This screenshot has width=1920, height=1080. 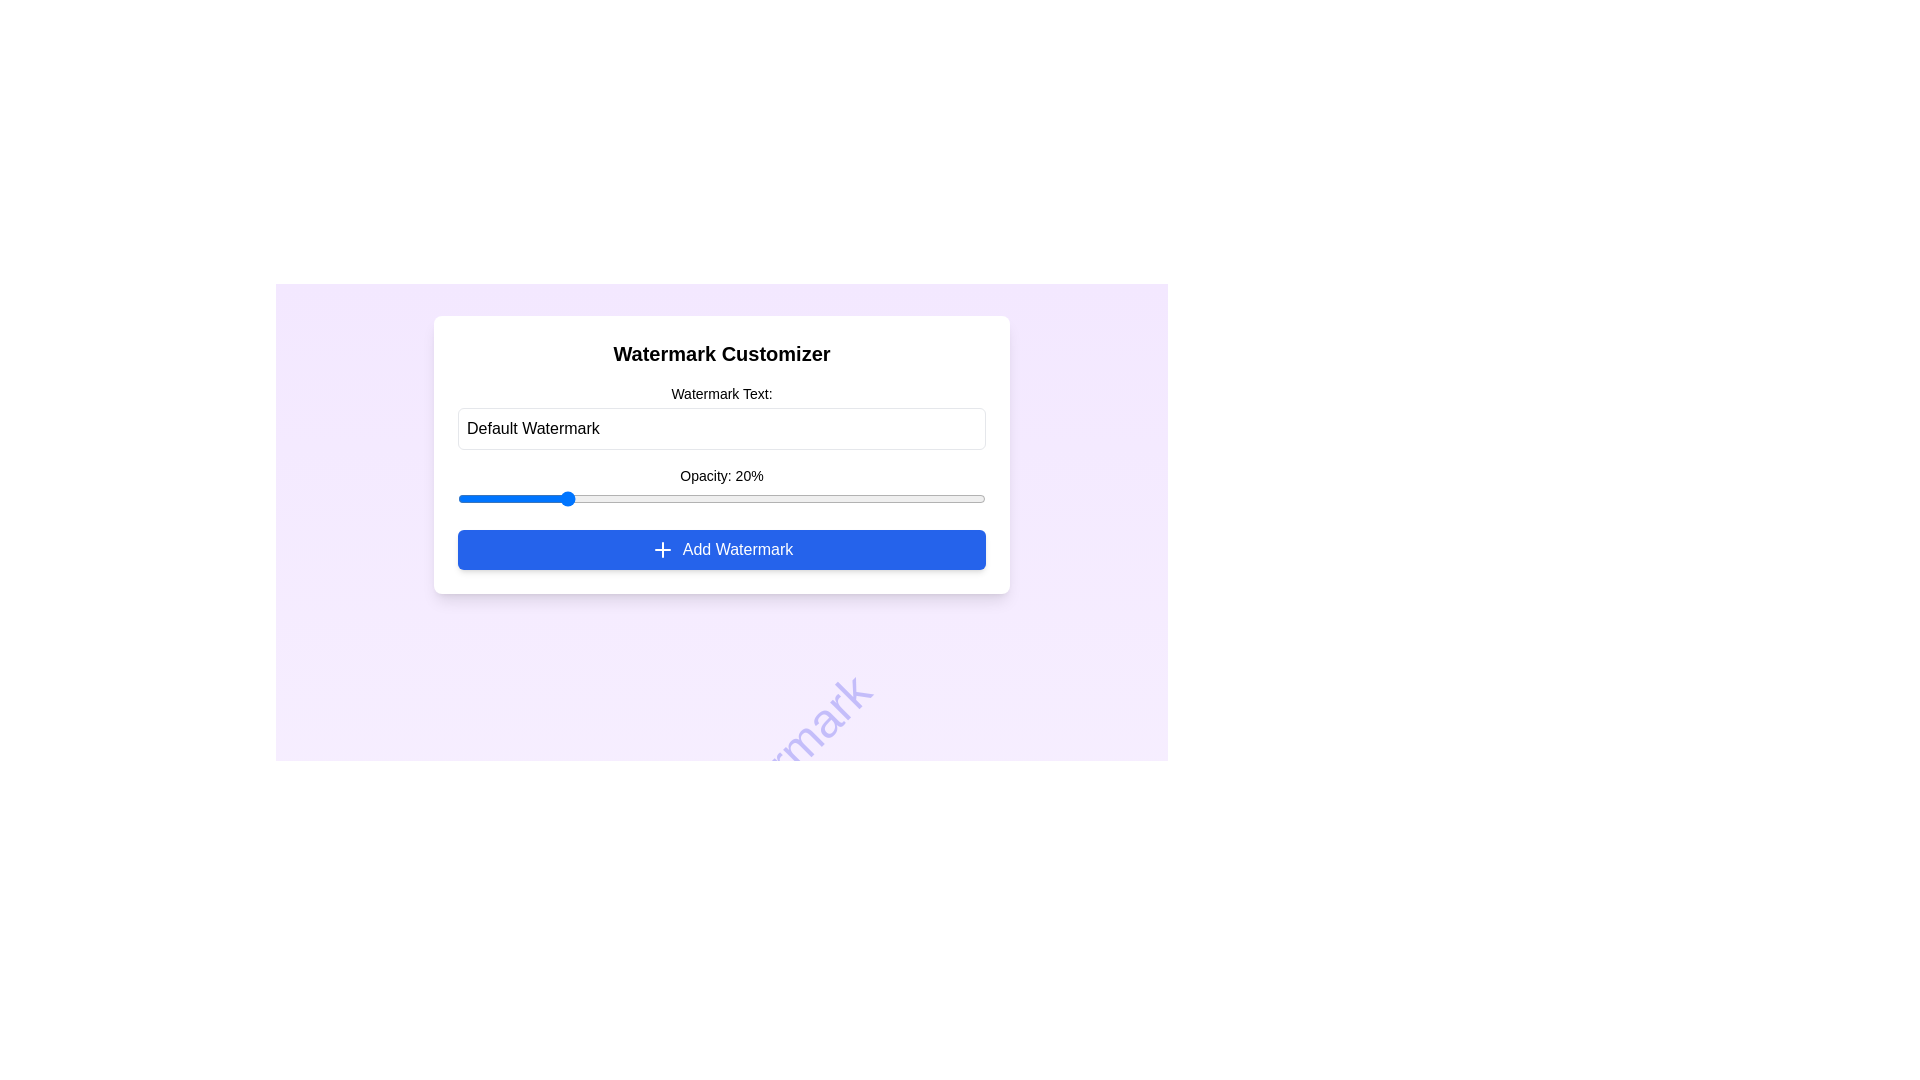 What do you see at coordinates (456, 497) in the screenshot?
I see `the slider` at bounding box center [456, 497].